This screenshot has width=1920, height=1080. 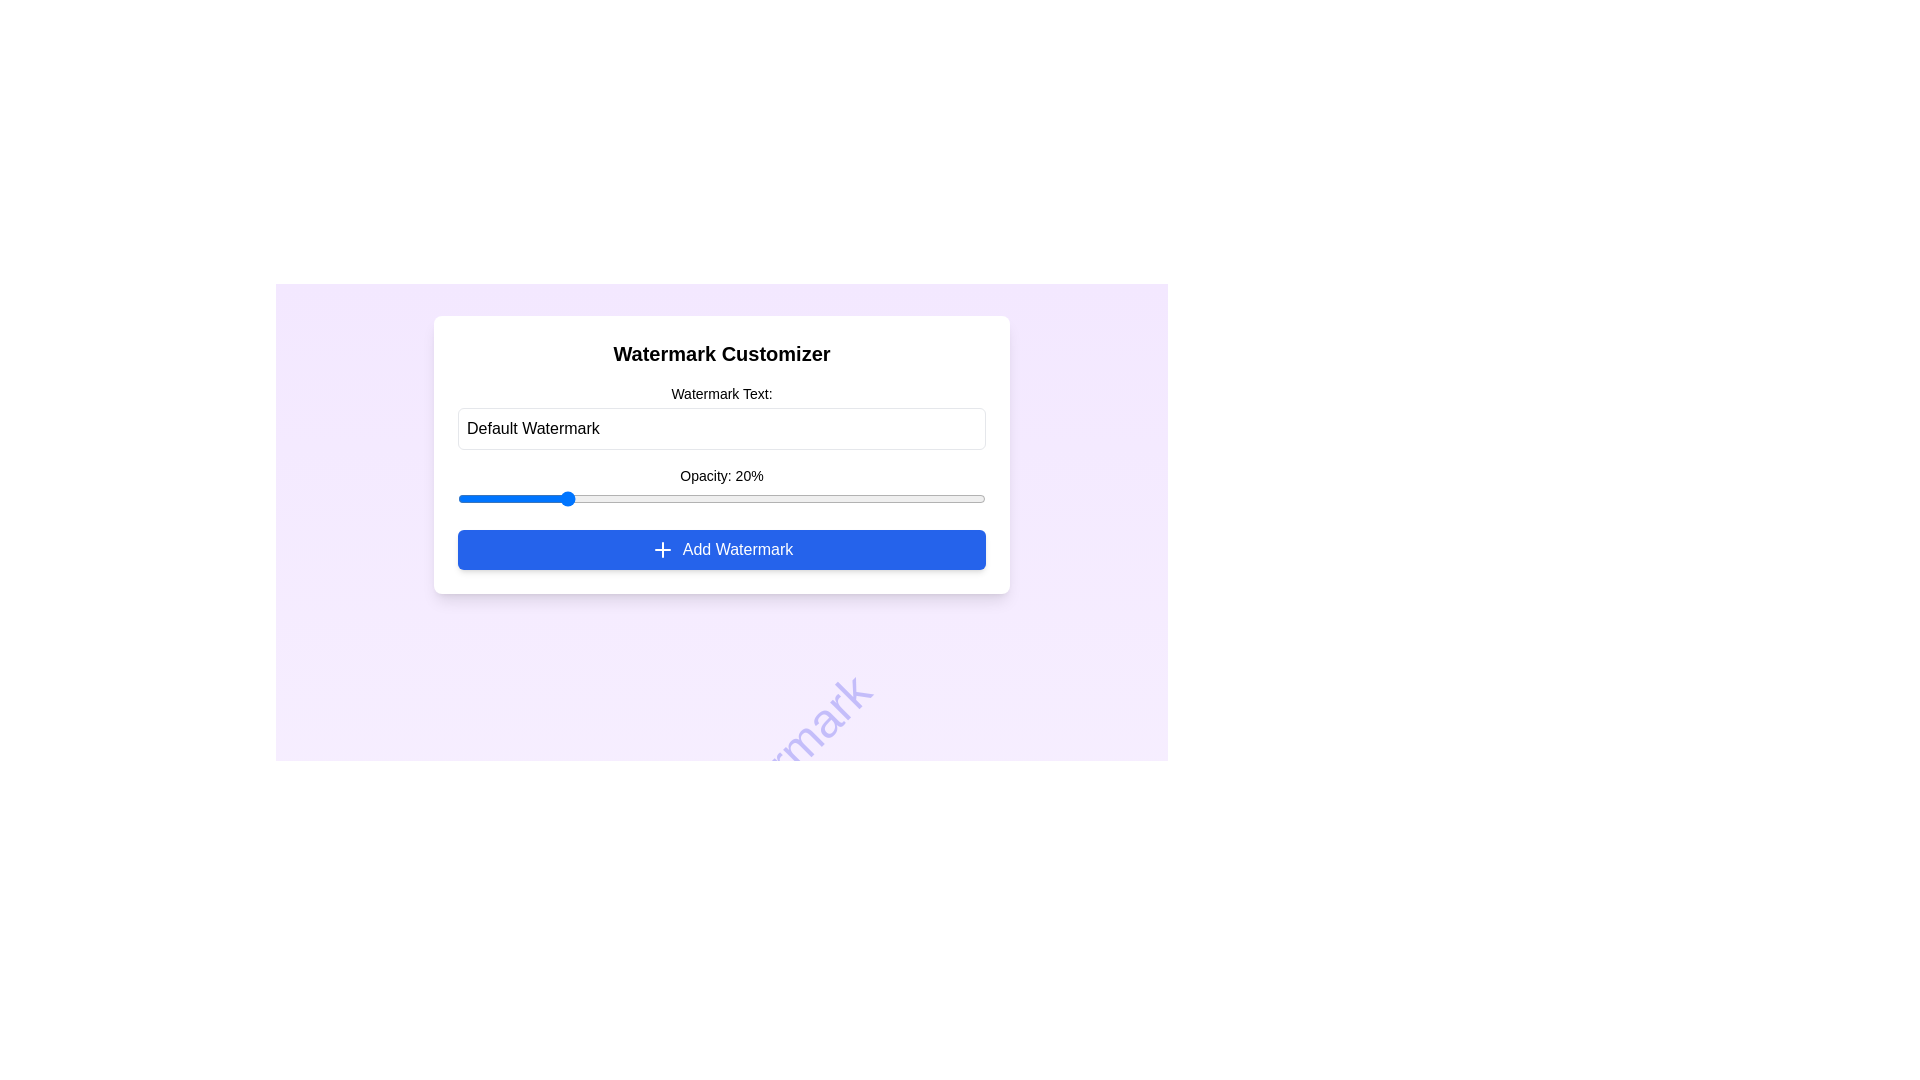 What do you see at coordinates (456, 497) in the screenshot?
I see `the slider` at bounding box center [456, 497].